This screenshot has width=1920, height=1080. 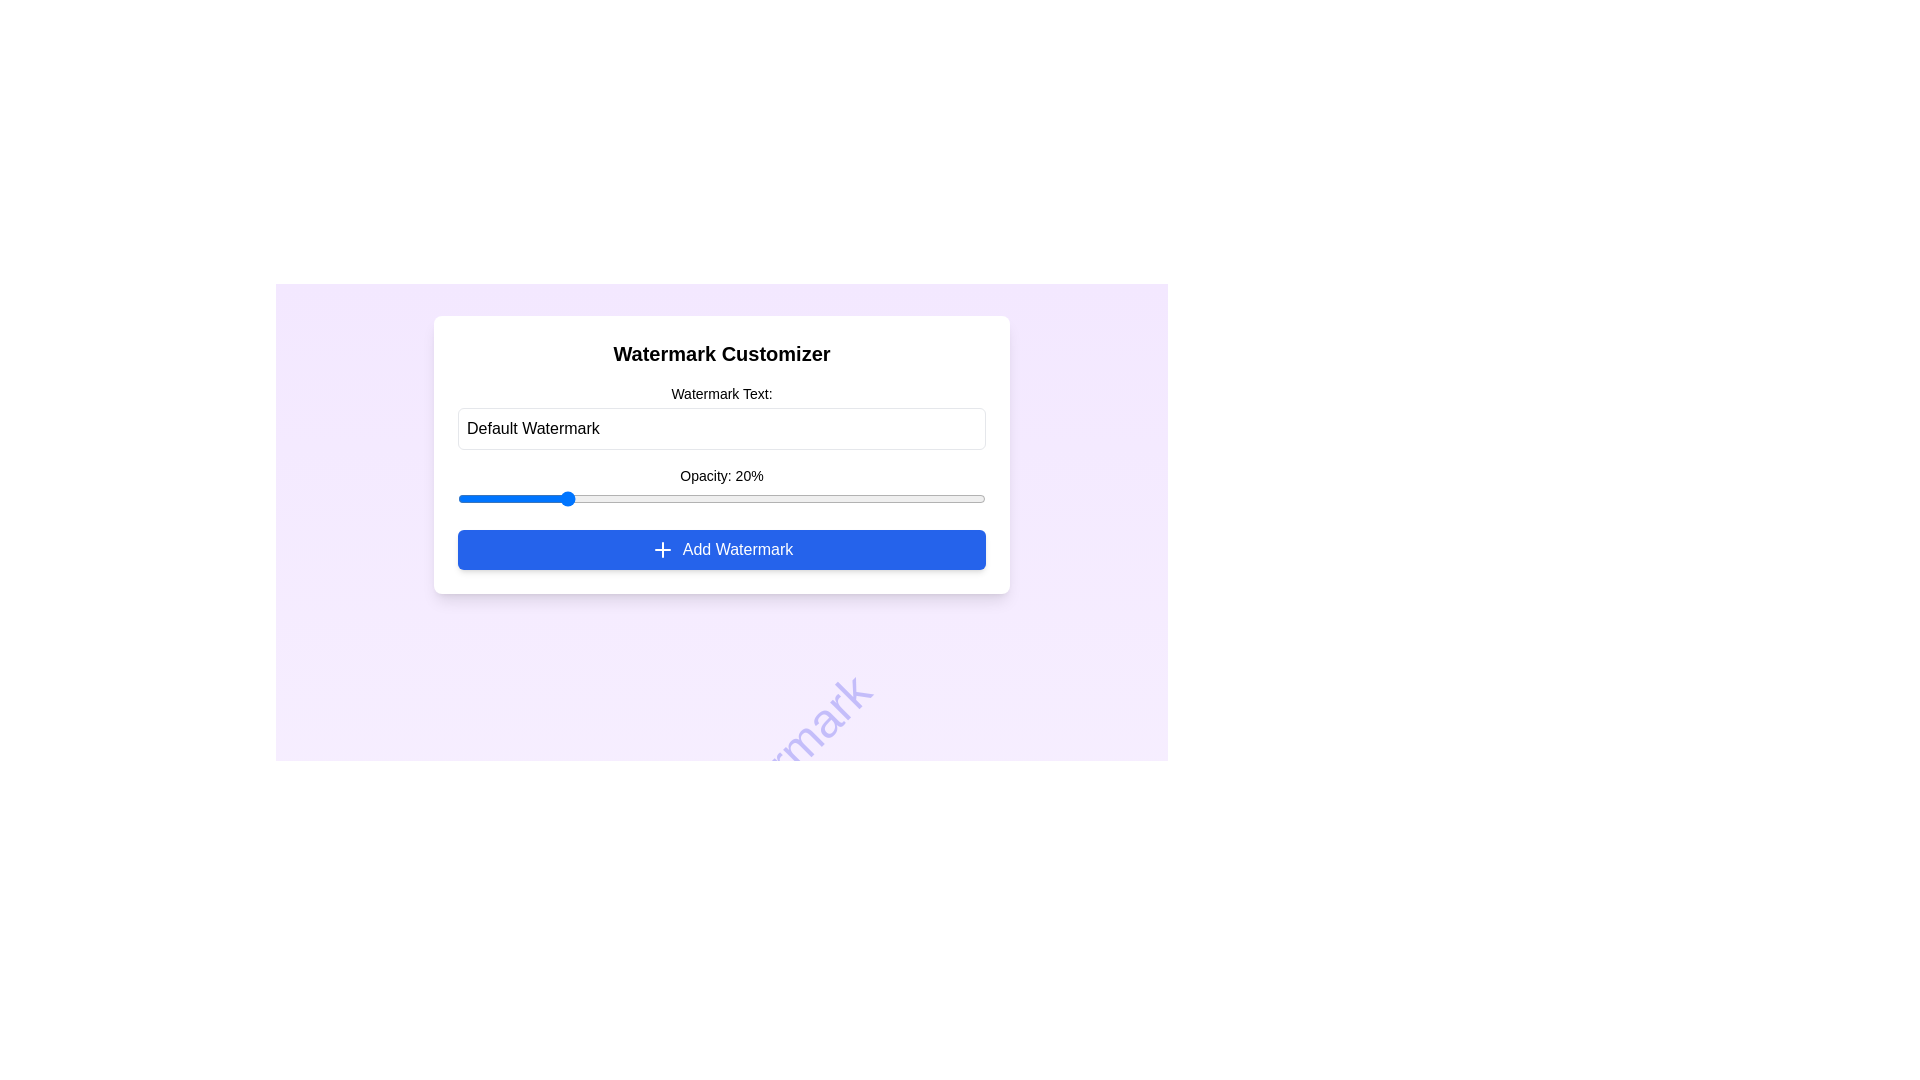 What do you see at coordinates (456, 497) in the screenshot?
I see `the slider` at bounding box center [456, 497].